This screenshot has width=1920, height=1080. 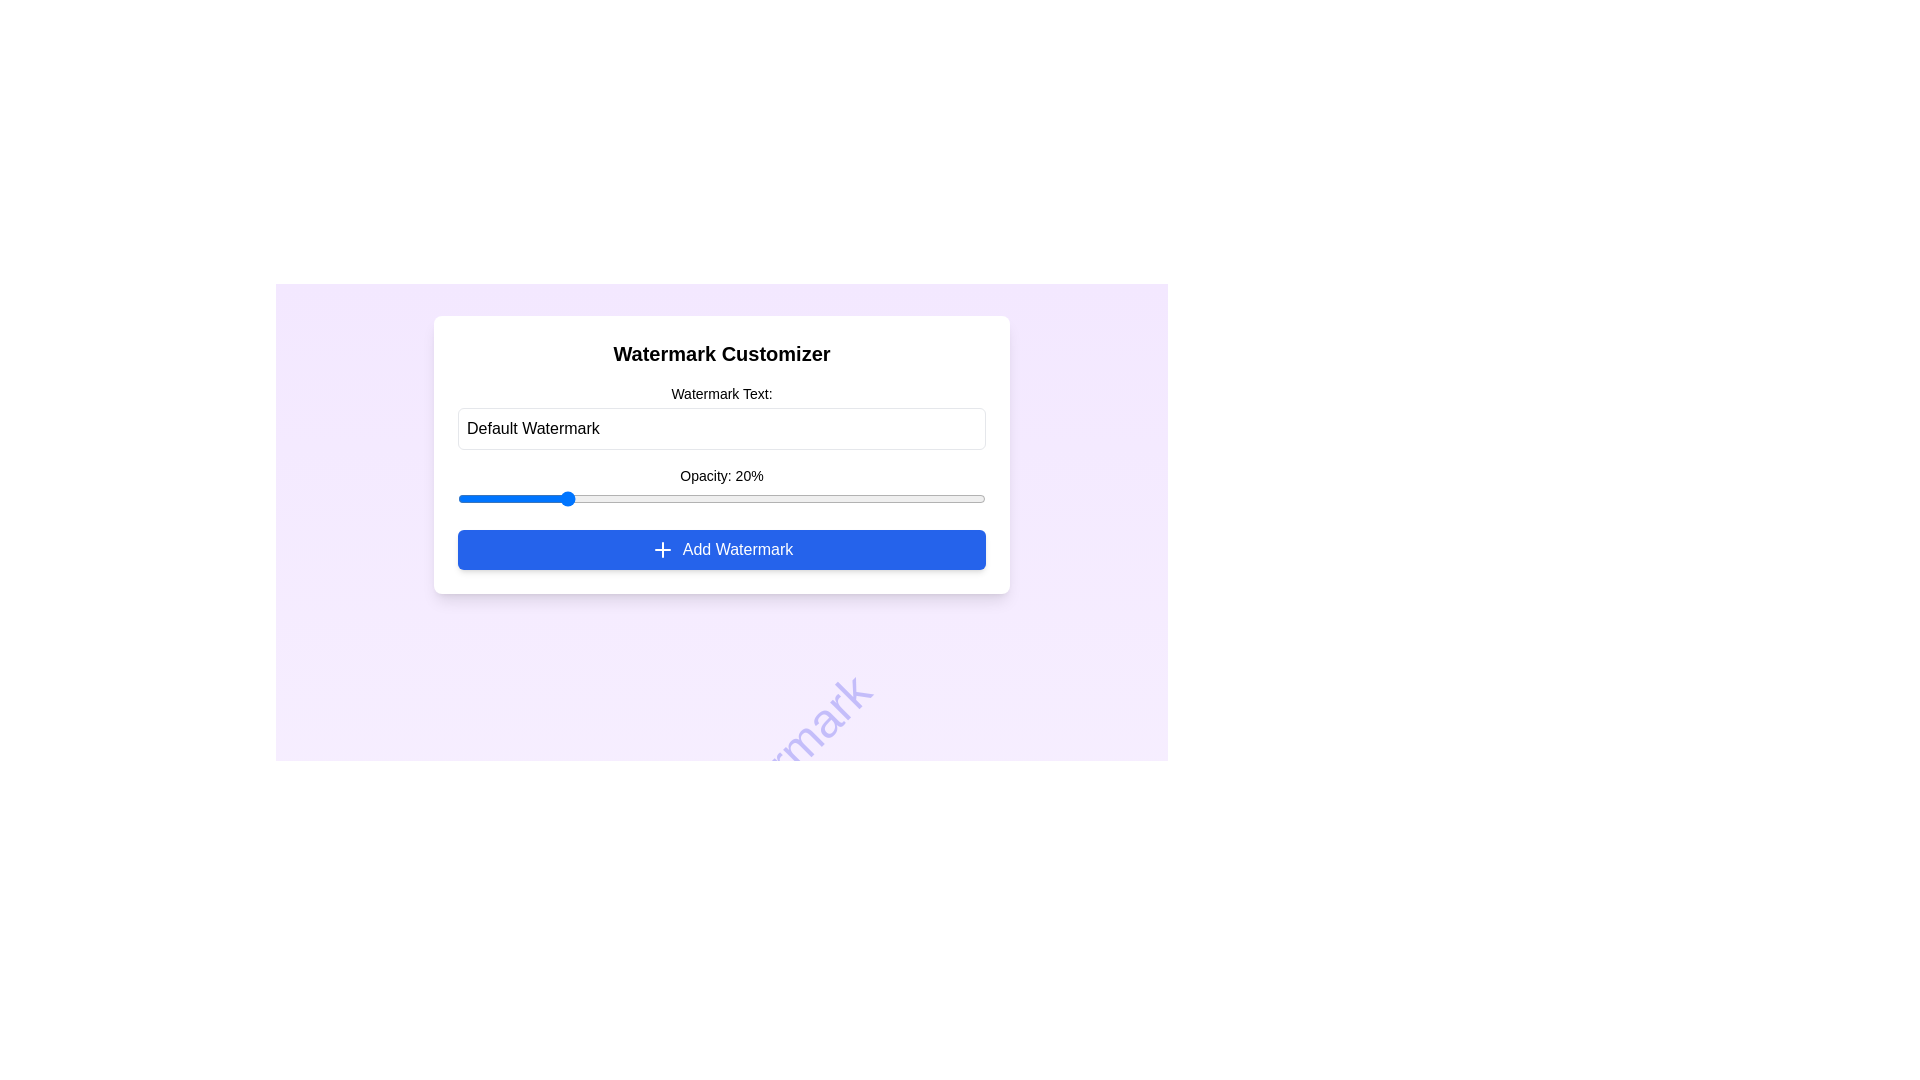 What do you see at coordinates (456, 497) in the screenshot?
I see `the slider` at bounding box center [456, 497].